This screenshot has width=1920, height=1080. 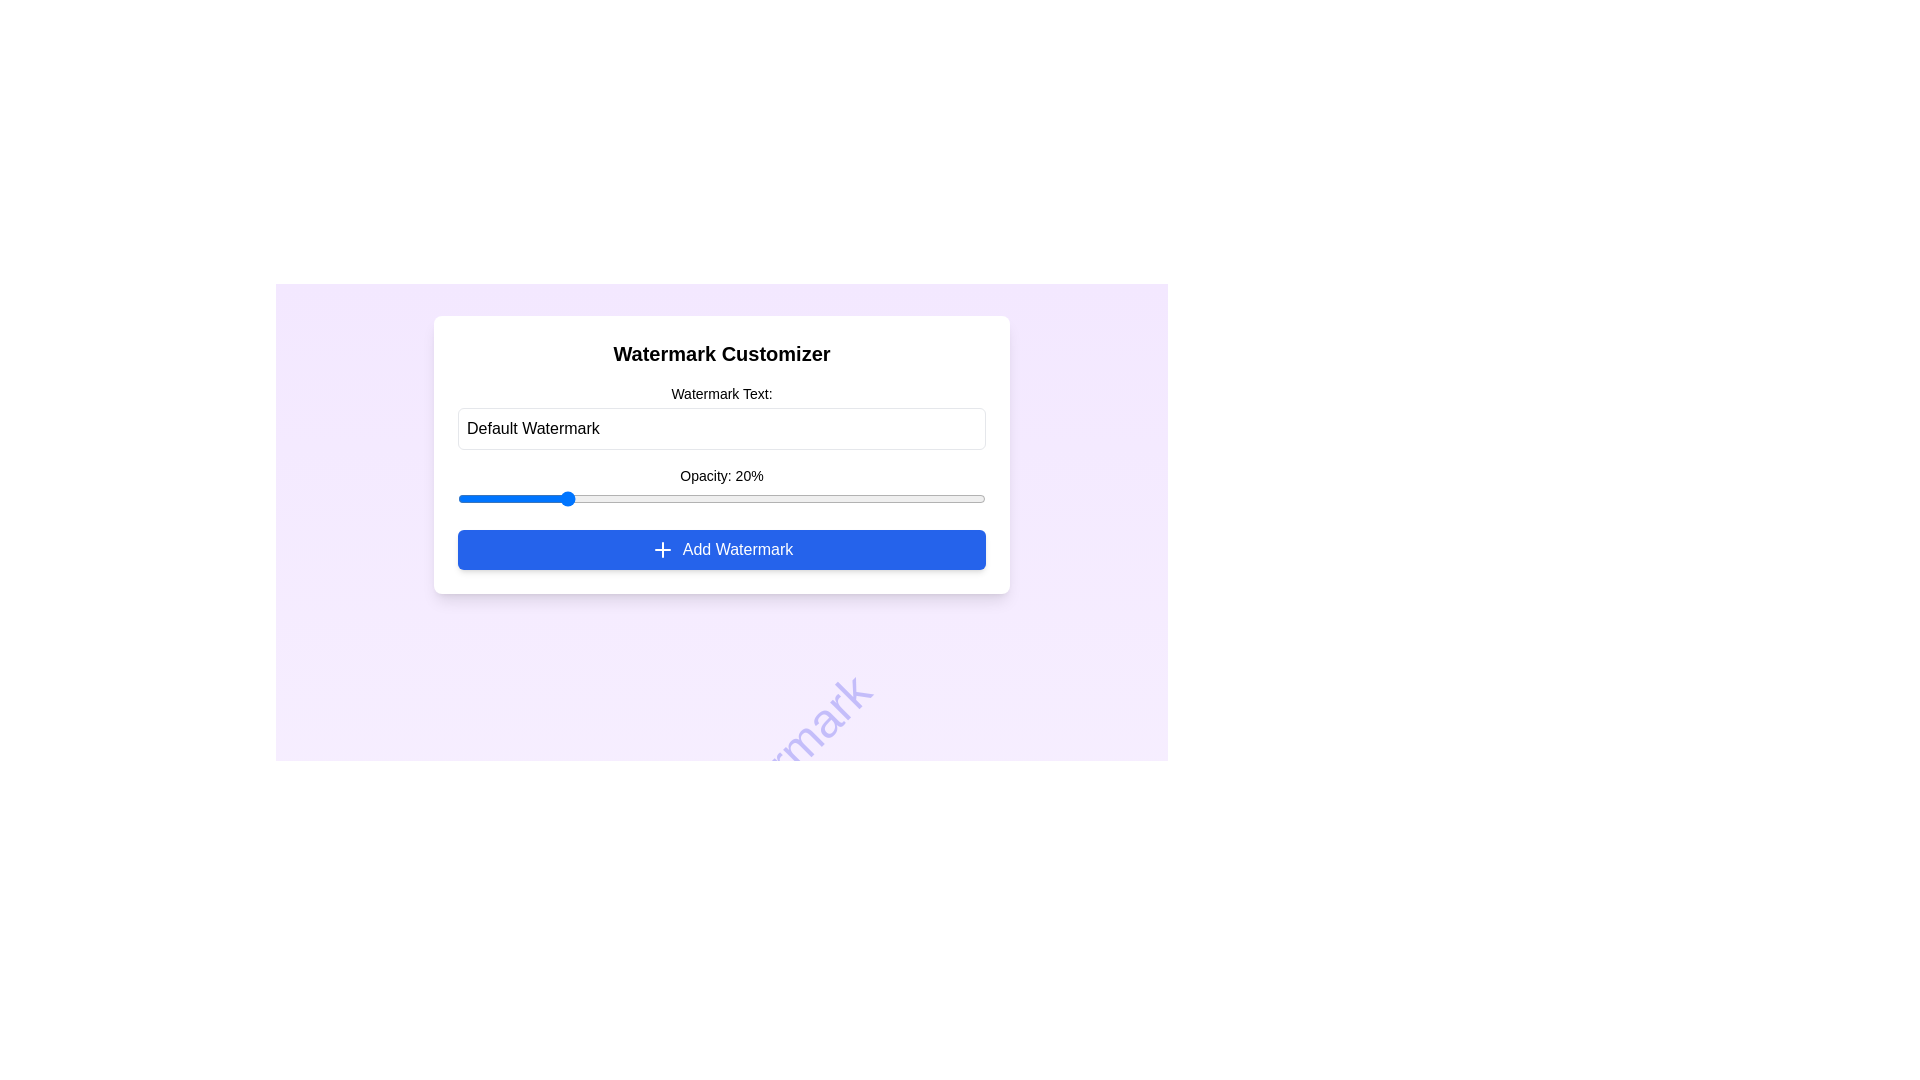 What do you see at coordinates (456, 497) in the screenshot?
I see `the slider` at bounding box center [456, 497].